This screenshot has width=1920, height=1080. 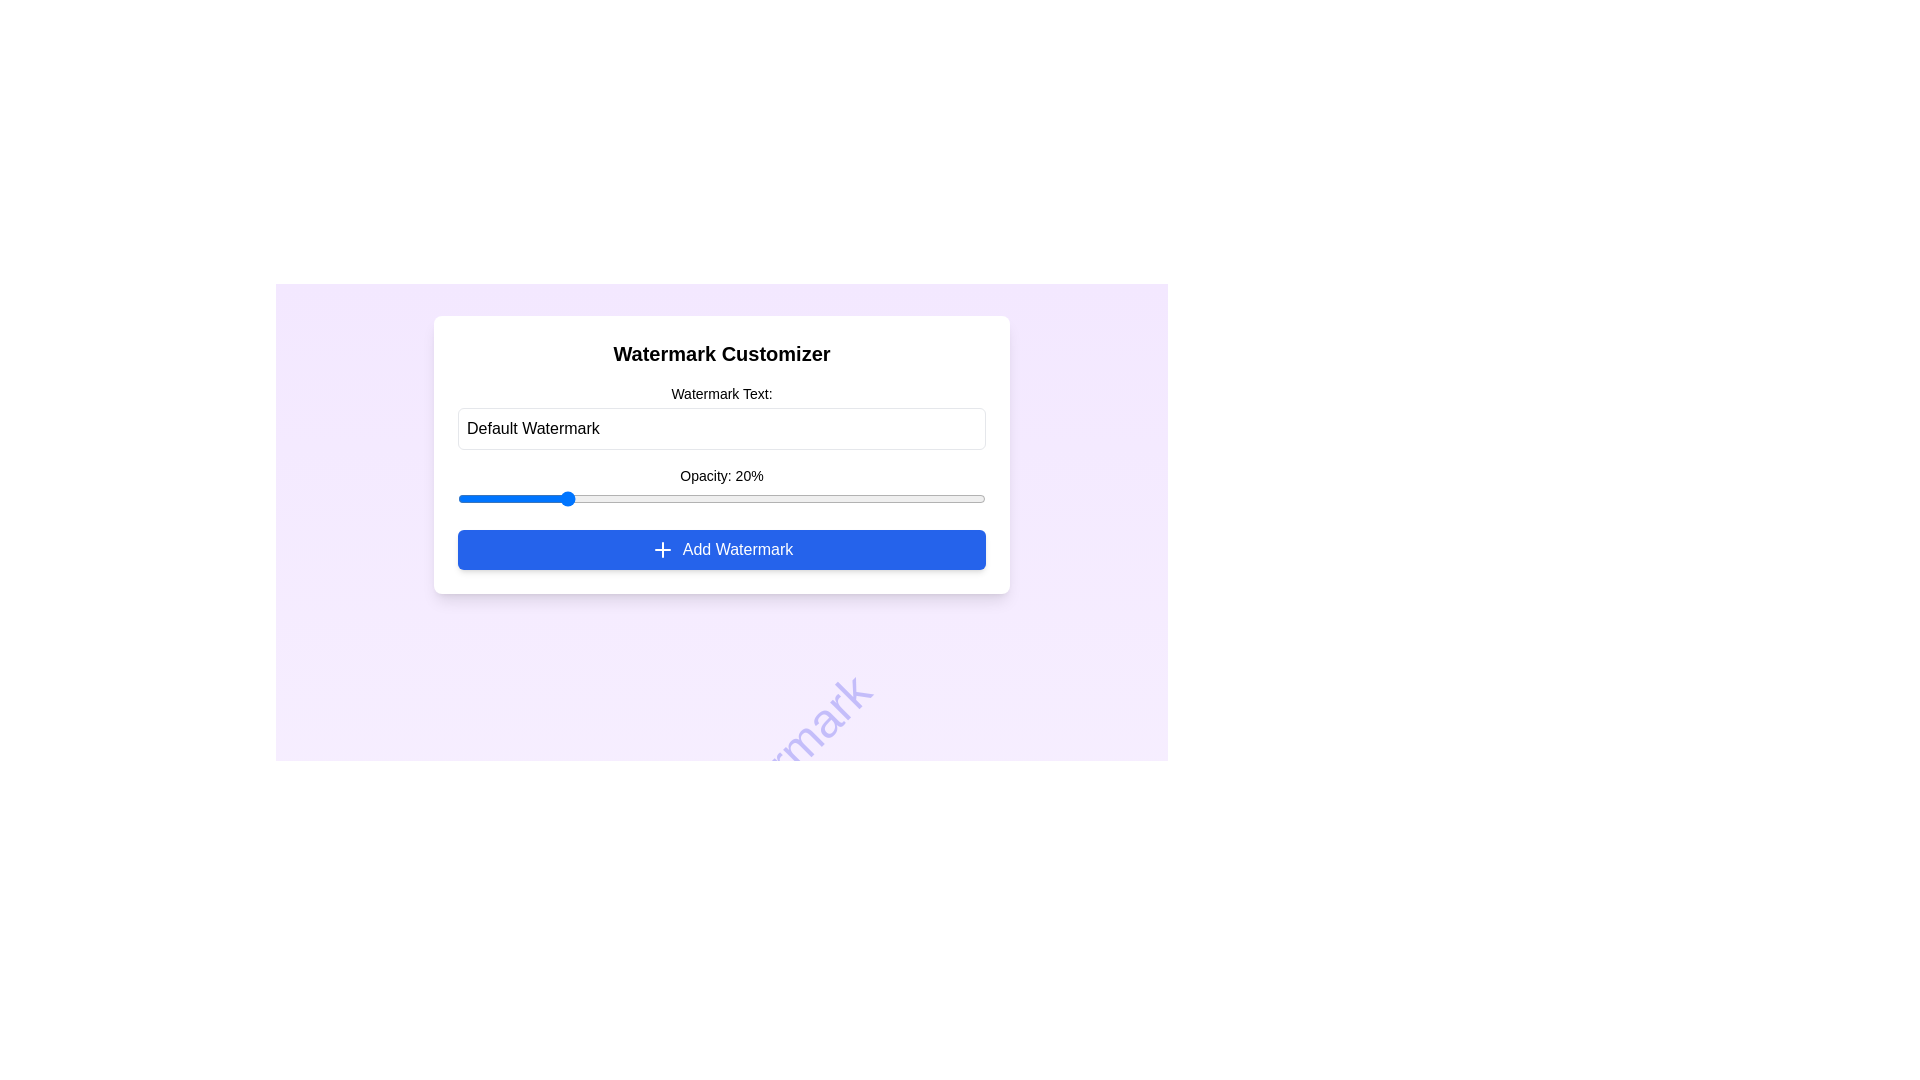 What do you see at coordinates (456, 497) in the screenshot?
I see `the slider` at bounding box center [456, 497].